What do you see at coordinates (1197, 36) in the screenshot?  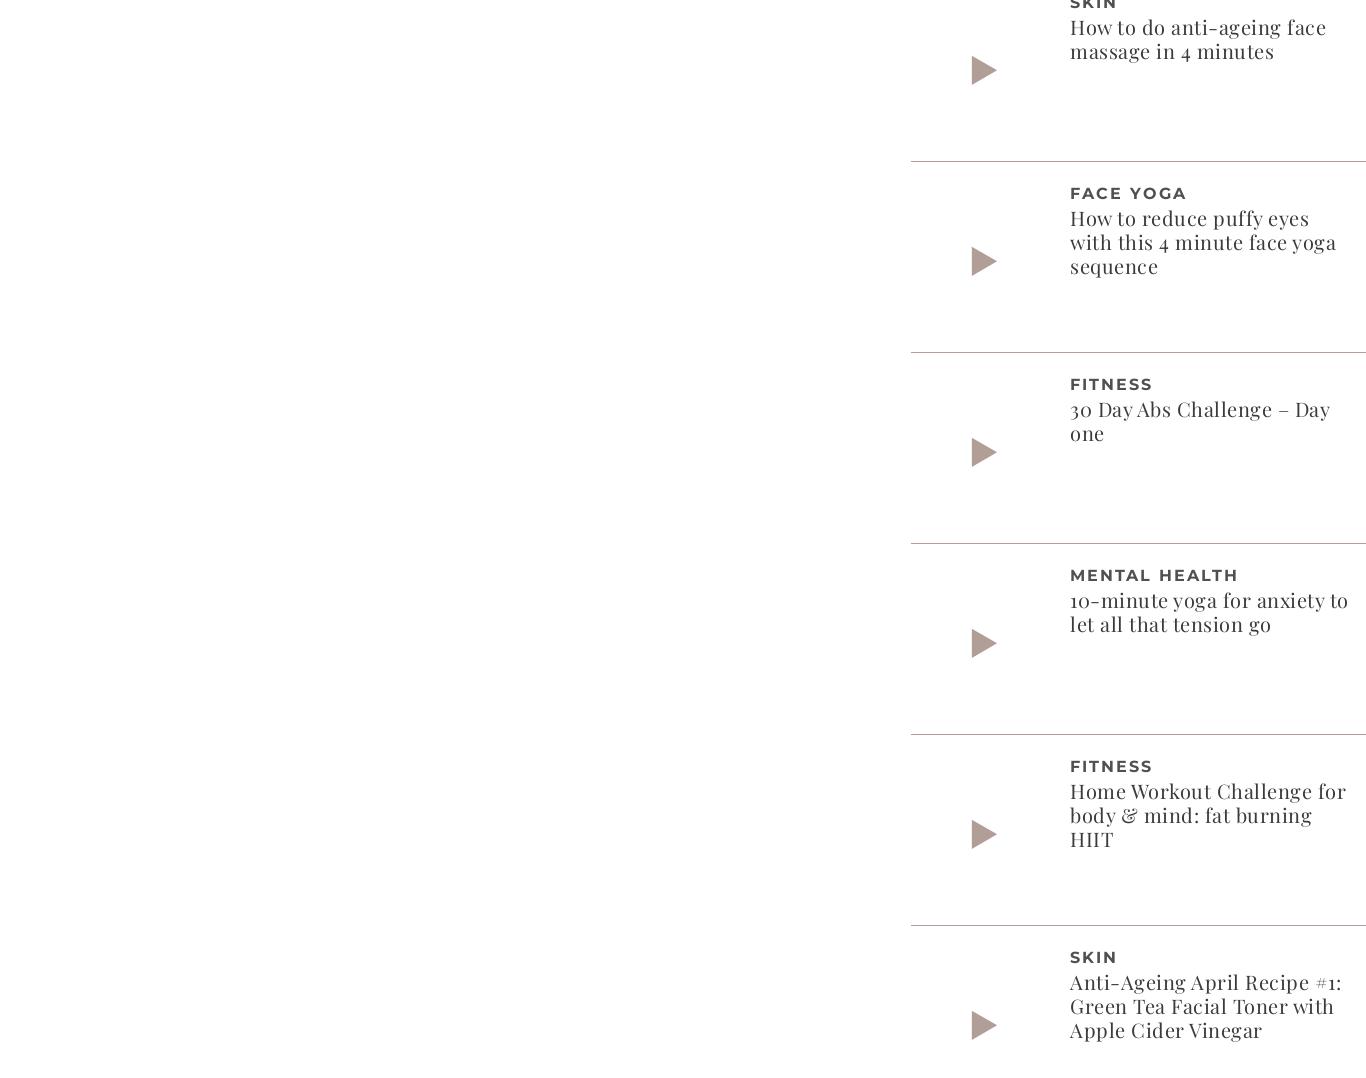 I see `'How to do anti-ageing face massage in 4 minutes'` at bounding box center [1197, 36].